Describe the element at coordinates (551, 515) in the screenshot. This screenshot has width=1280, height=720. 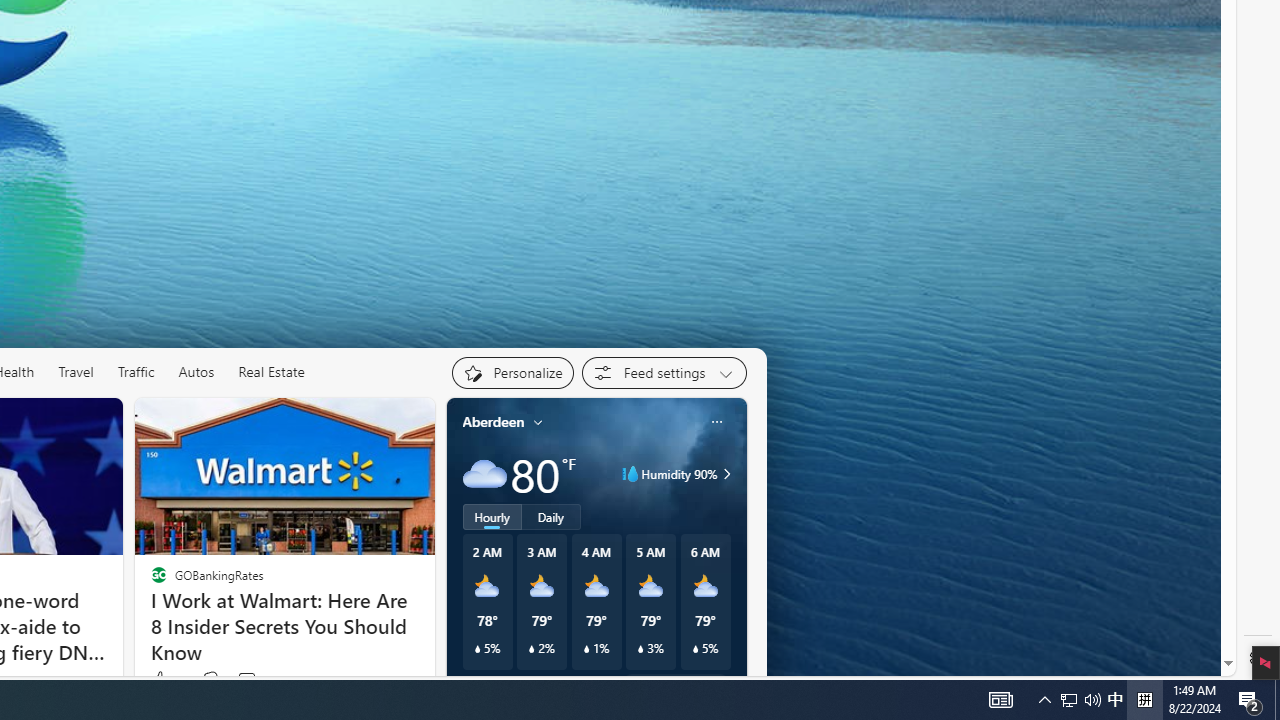
I see `'Daily'` at that location.